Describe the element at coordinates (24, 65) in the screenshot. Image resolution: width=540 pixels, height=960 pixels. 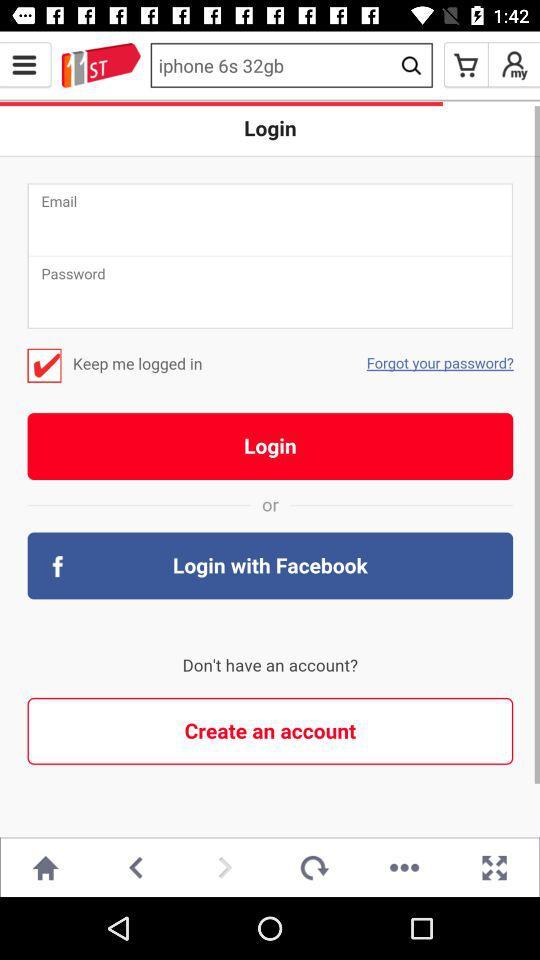
I see `the menu icon` at that location.